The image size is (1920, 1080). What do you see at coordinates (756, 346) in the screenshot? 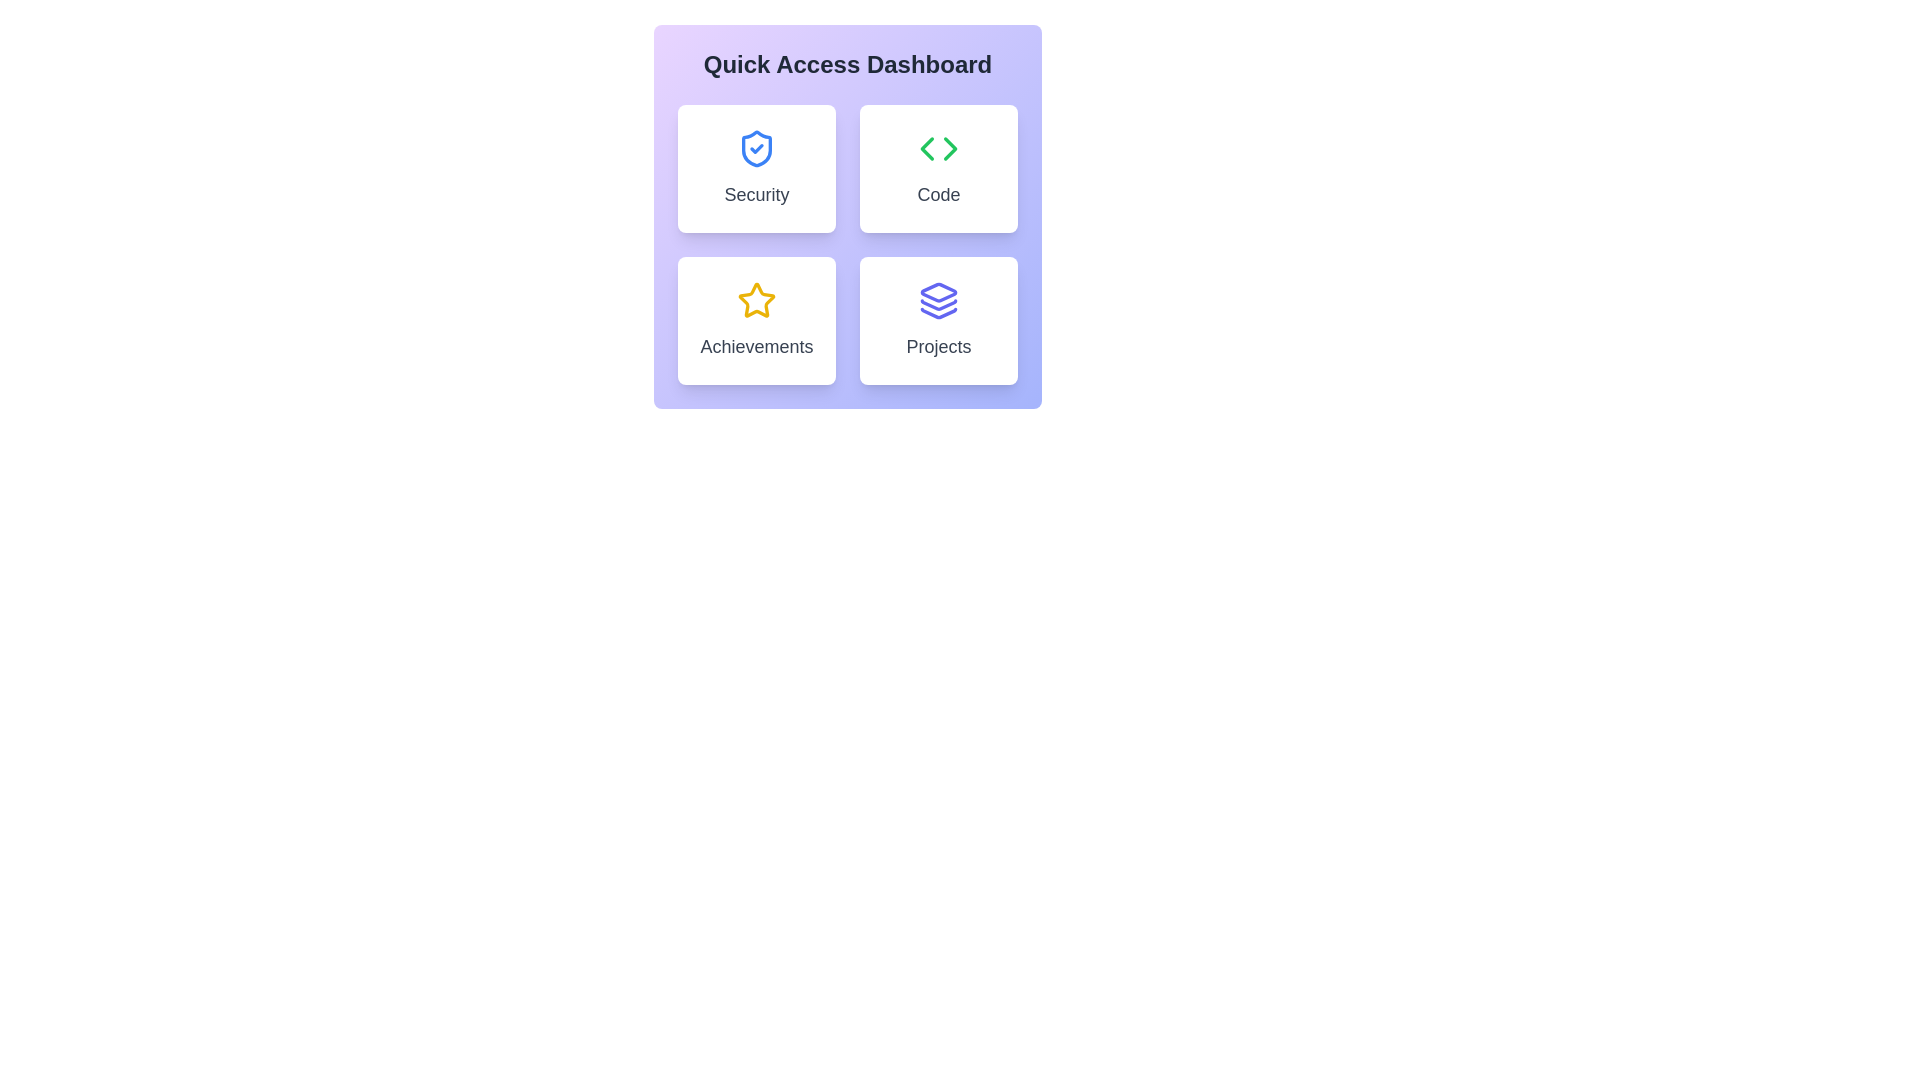
I see `the labeled navigation link that directs to the 'Achievements' section, located in the bottom-left quadrant of the card layout in the 'Quick Access Dashboard'` at bounding box center [756, 346].